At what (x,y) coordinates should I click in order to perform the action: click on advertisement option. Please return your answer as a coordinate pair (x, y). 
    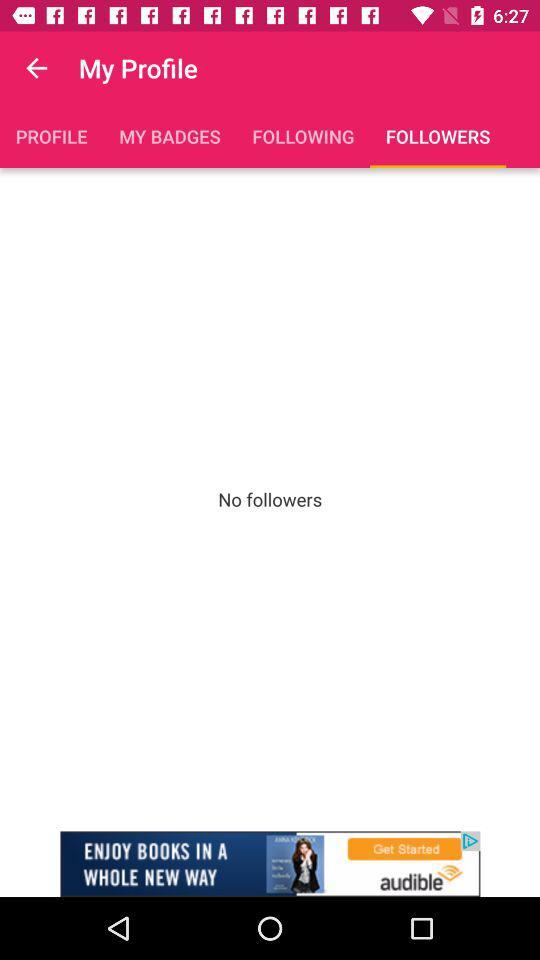
    Looking at the image, I should click on (270, 863).